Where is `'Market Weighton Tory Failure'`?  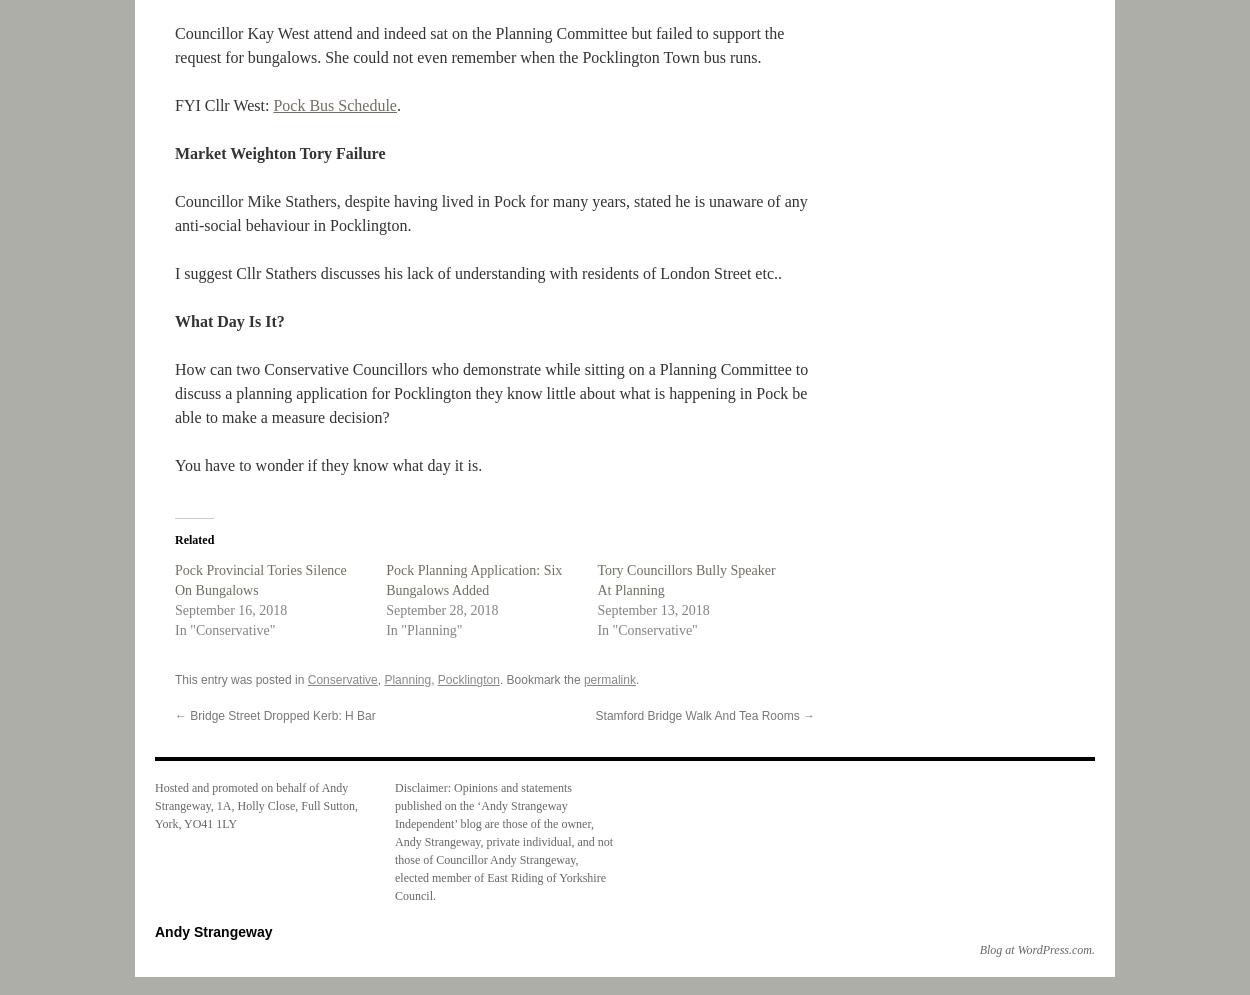
'Market Weighton Tory Failure' is located at coordinates (280, 152).